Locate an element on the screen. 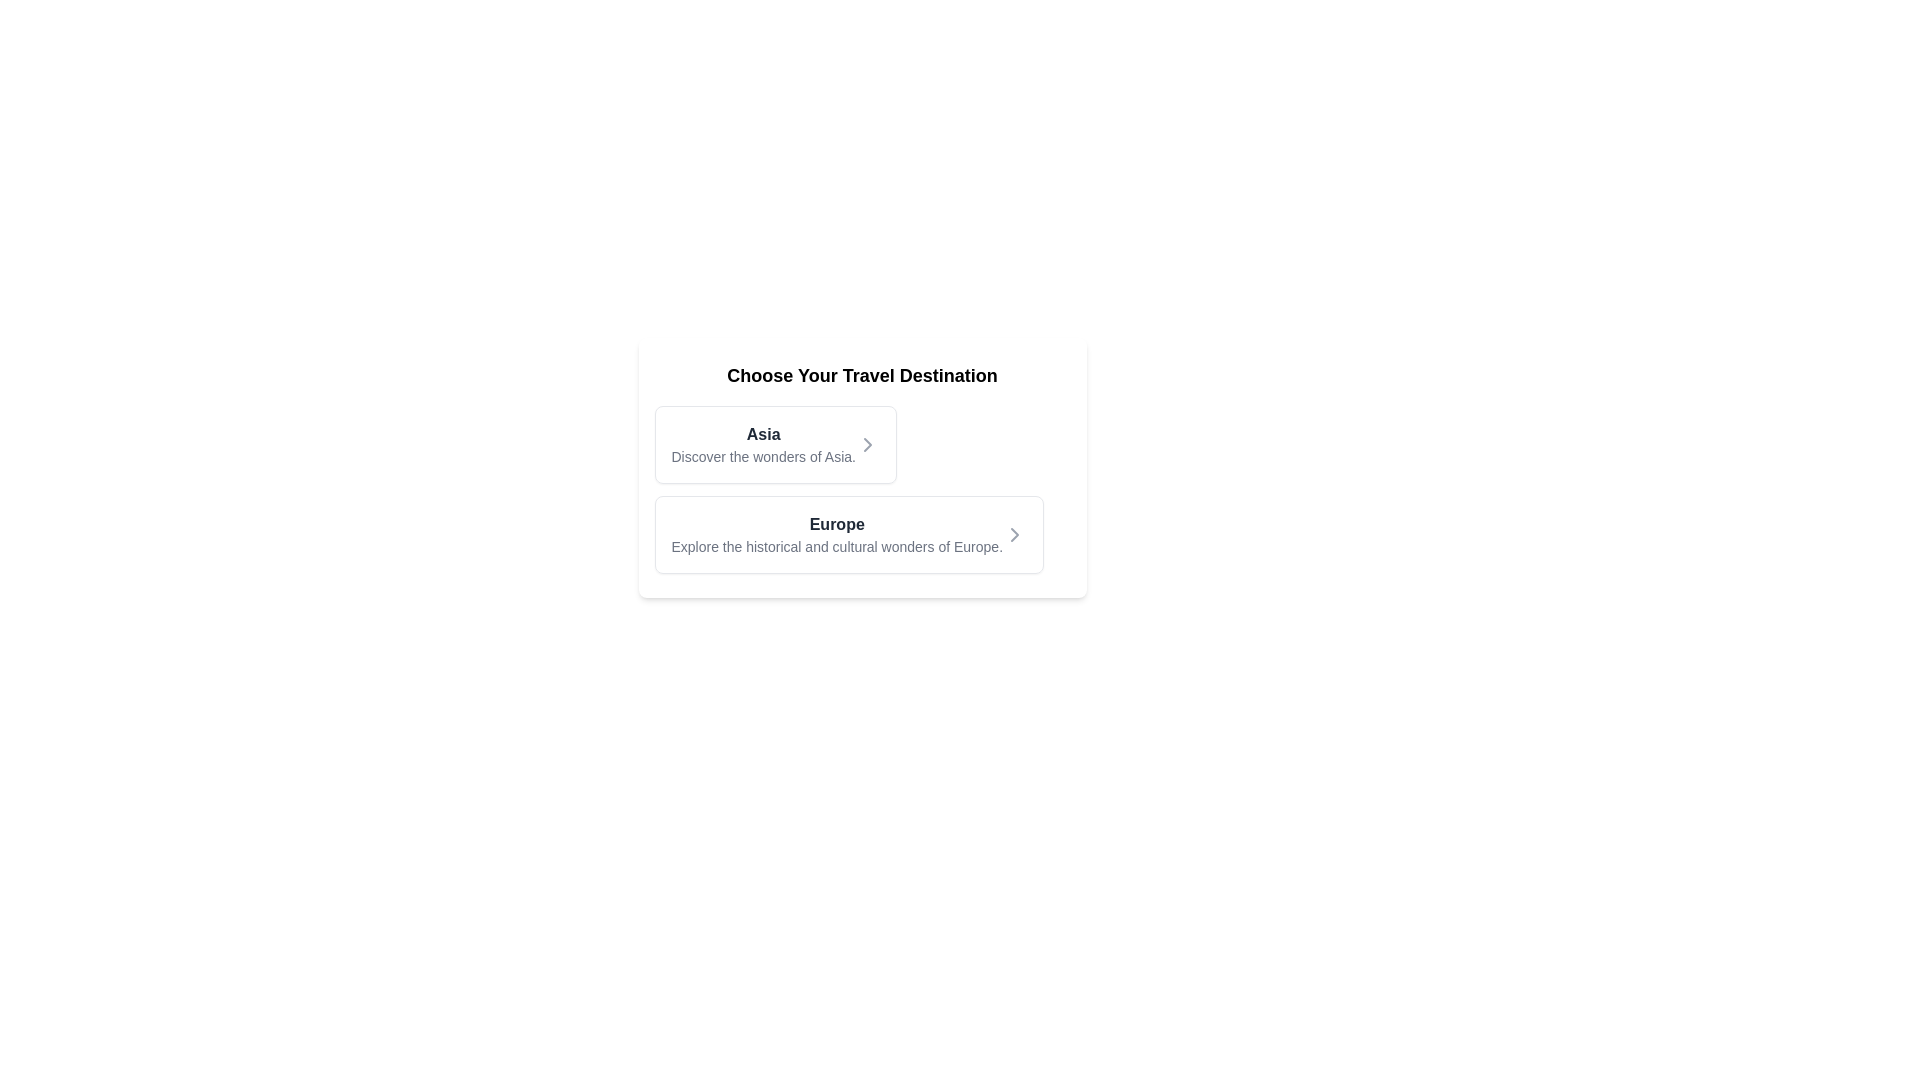 The image size is (1920, 1080). the right-pointing chevron arrow icon that indicates further actions or navigation related to 'Asia' is located at coordinates (867, 443).